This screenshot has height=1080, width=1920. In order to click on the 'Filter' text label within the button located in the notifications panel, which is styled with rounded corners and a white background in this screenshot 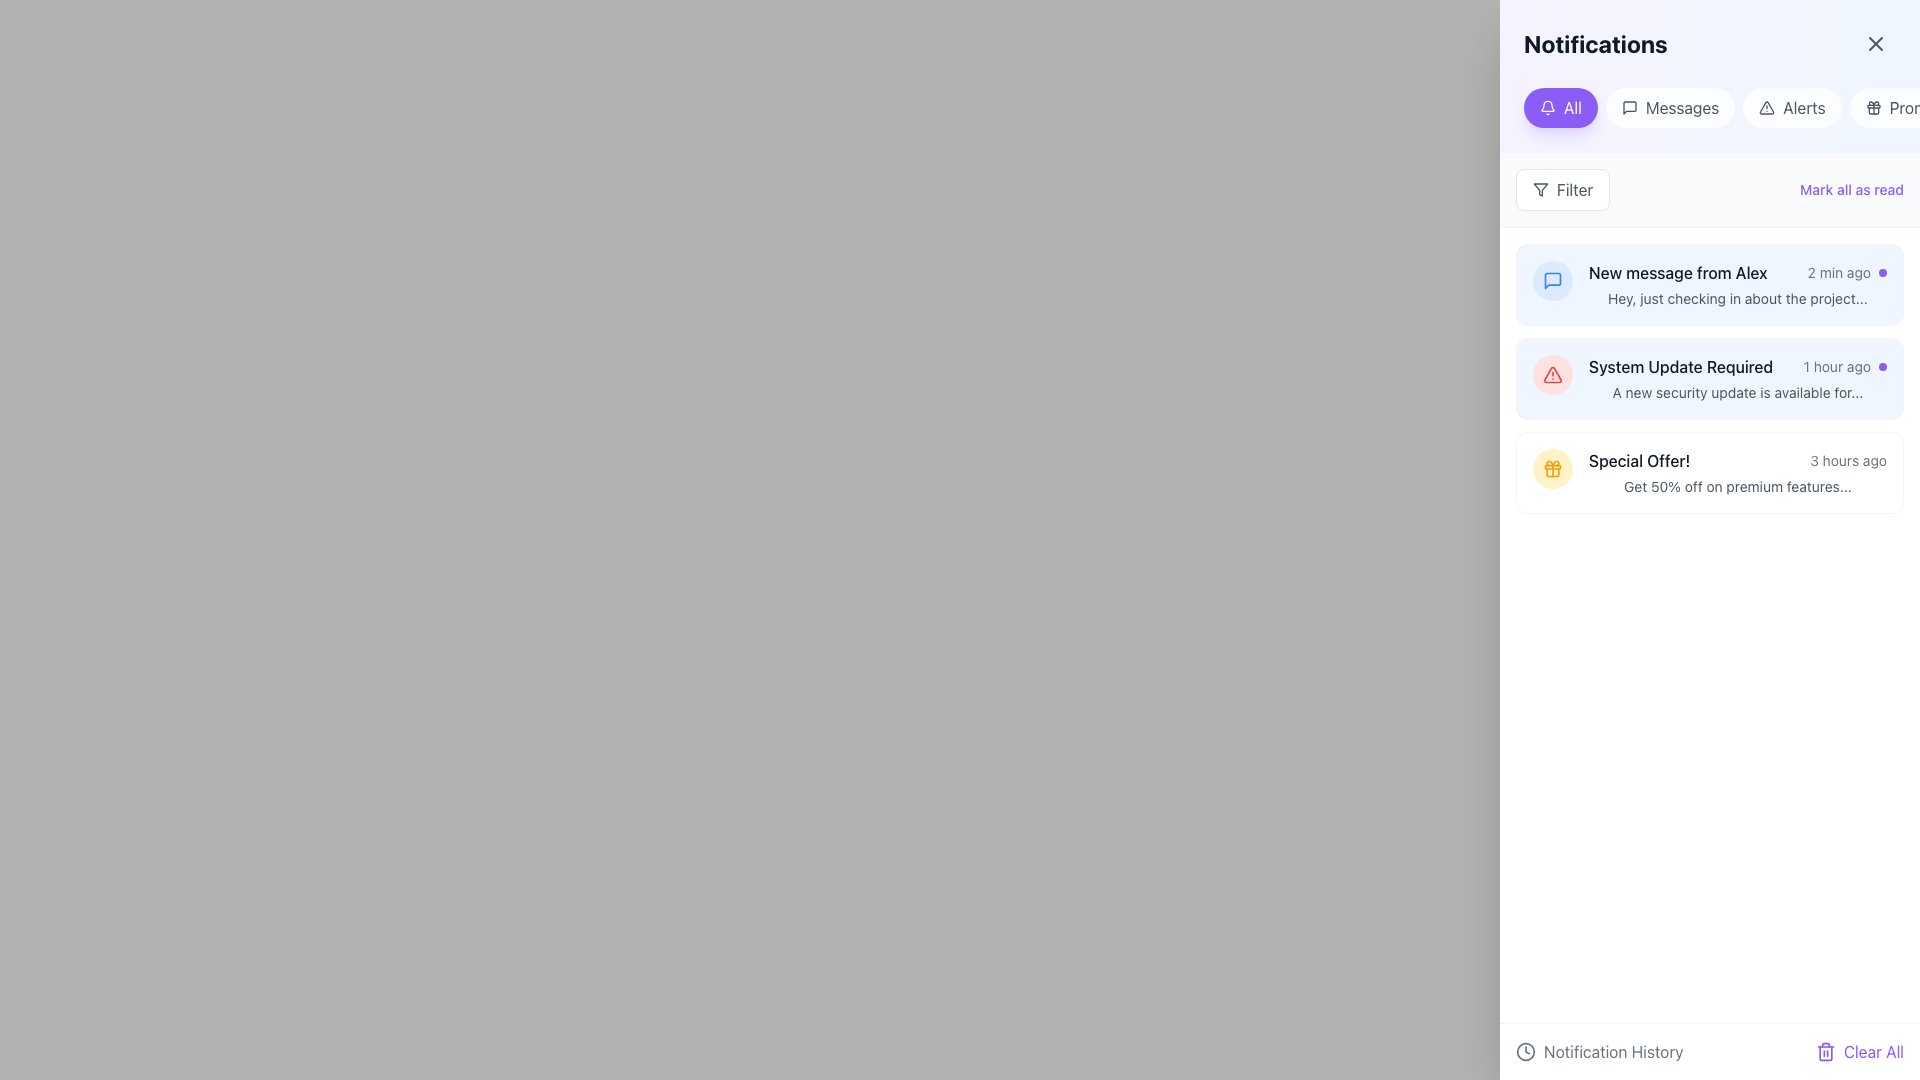, I will do `click(1574, 189)`.